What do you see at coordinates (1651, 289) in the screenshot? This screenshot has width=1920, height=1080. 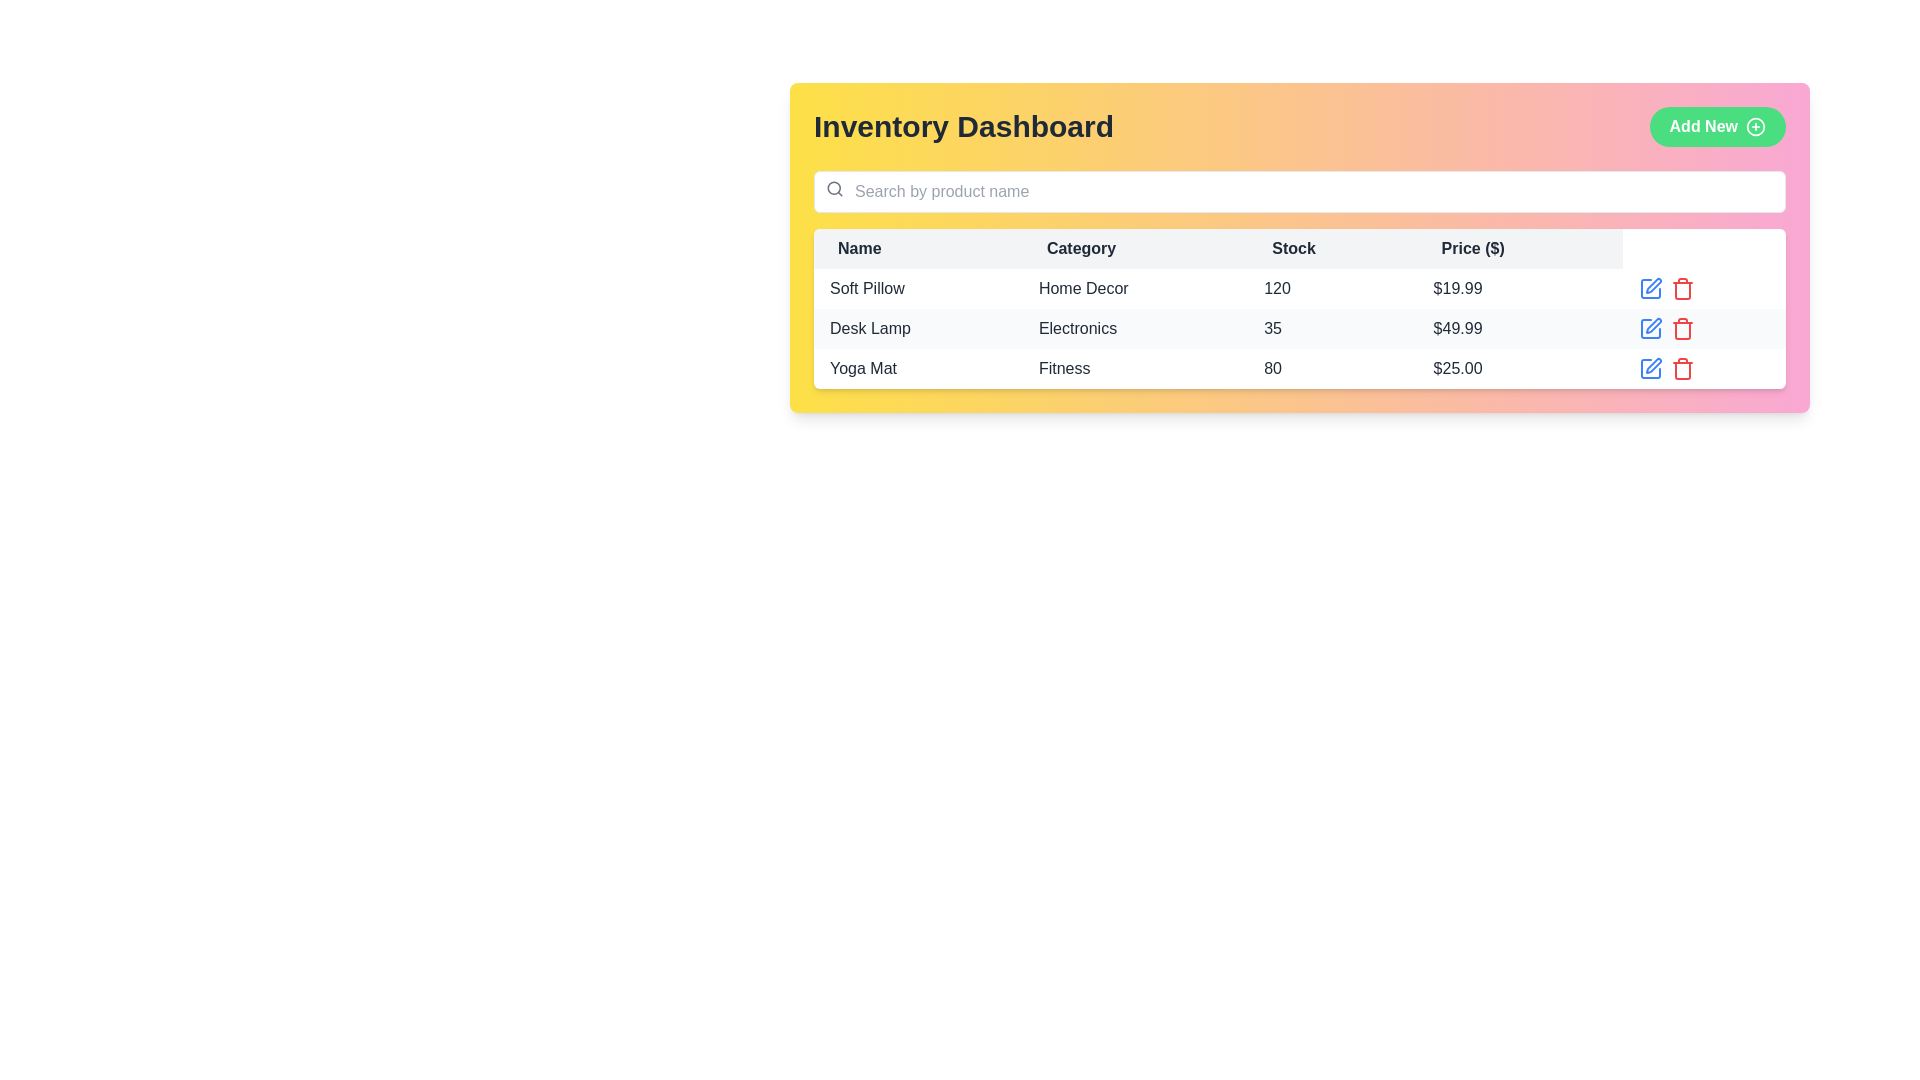 I see `the edit button located in the last column of the first row in the 'Price ($)' section to initiate editing` at bounding box center [1651, 289].